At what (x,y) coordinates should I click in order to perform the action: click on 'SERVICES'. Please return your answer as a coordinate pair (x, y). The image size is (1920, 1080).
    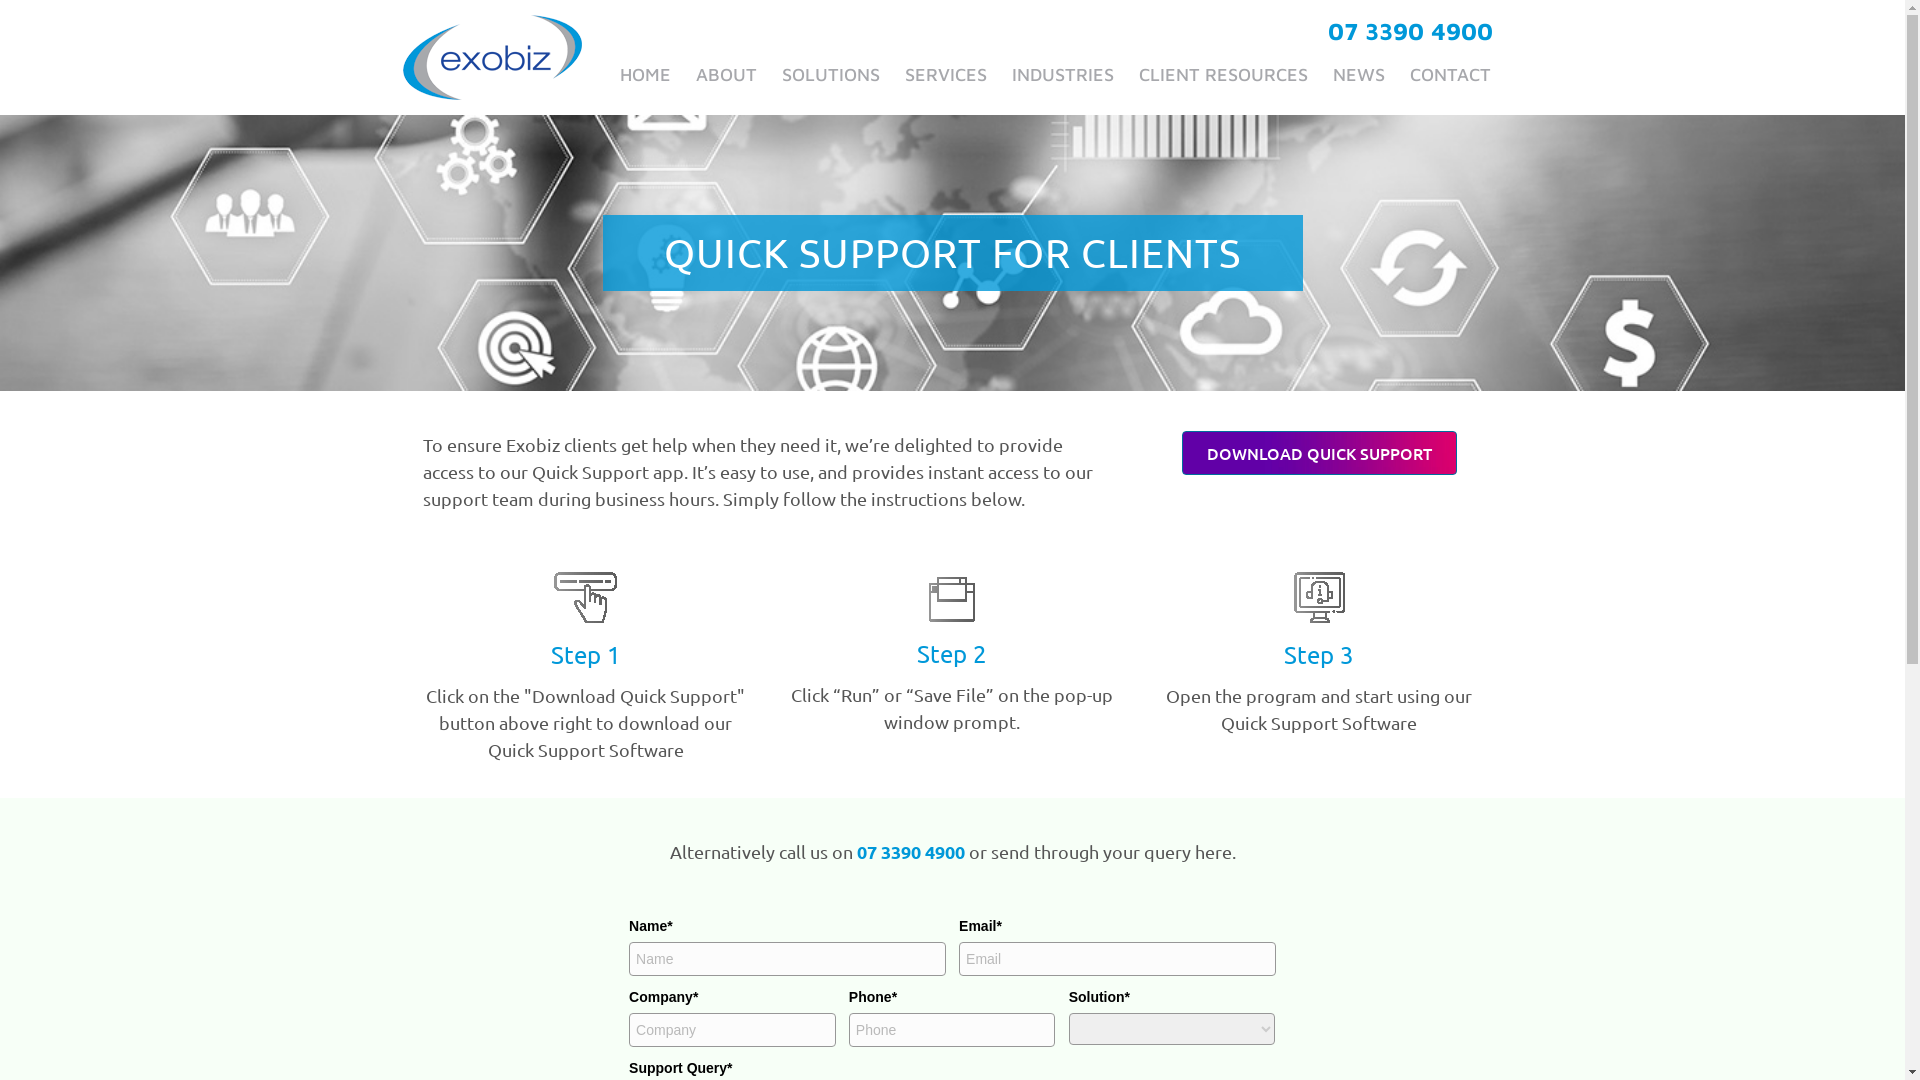
    Looking at the image, I should click on (891, 73).